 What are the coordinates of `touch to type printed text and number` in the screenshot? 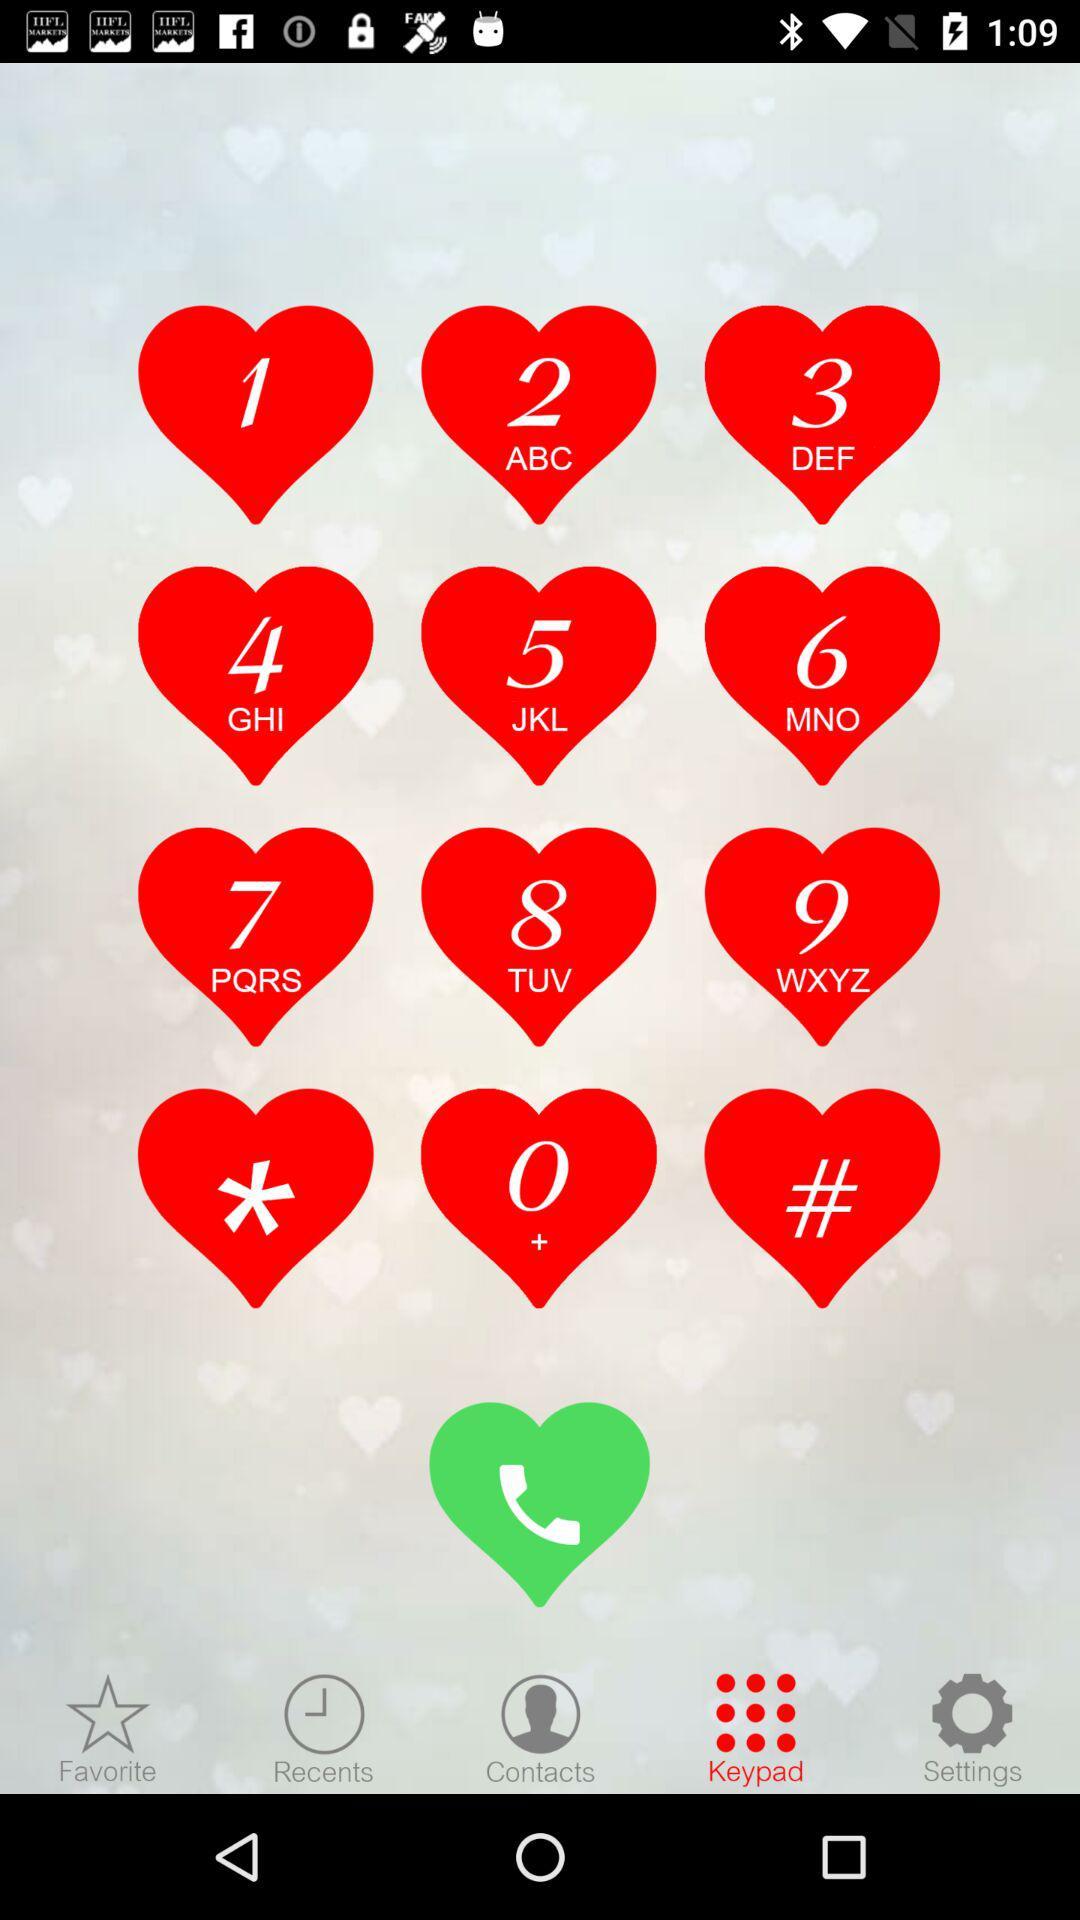 It's located at (538, 675).